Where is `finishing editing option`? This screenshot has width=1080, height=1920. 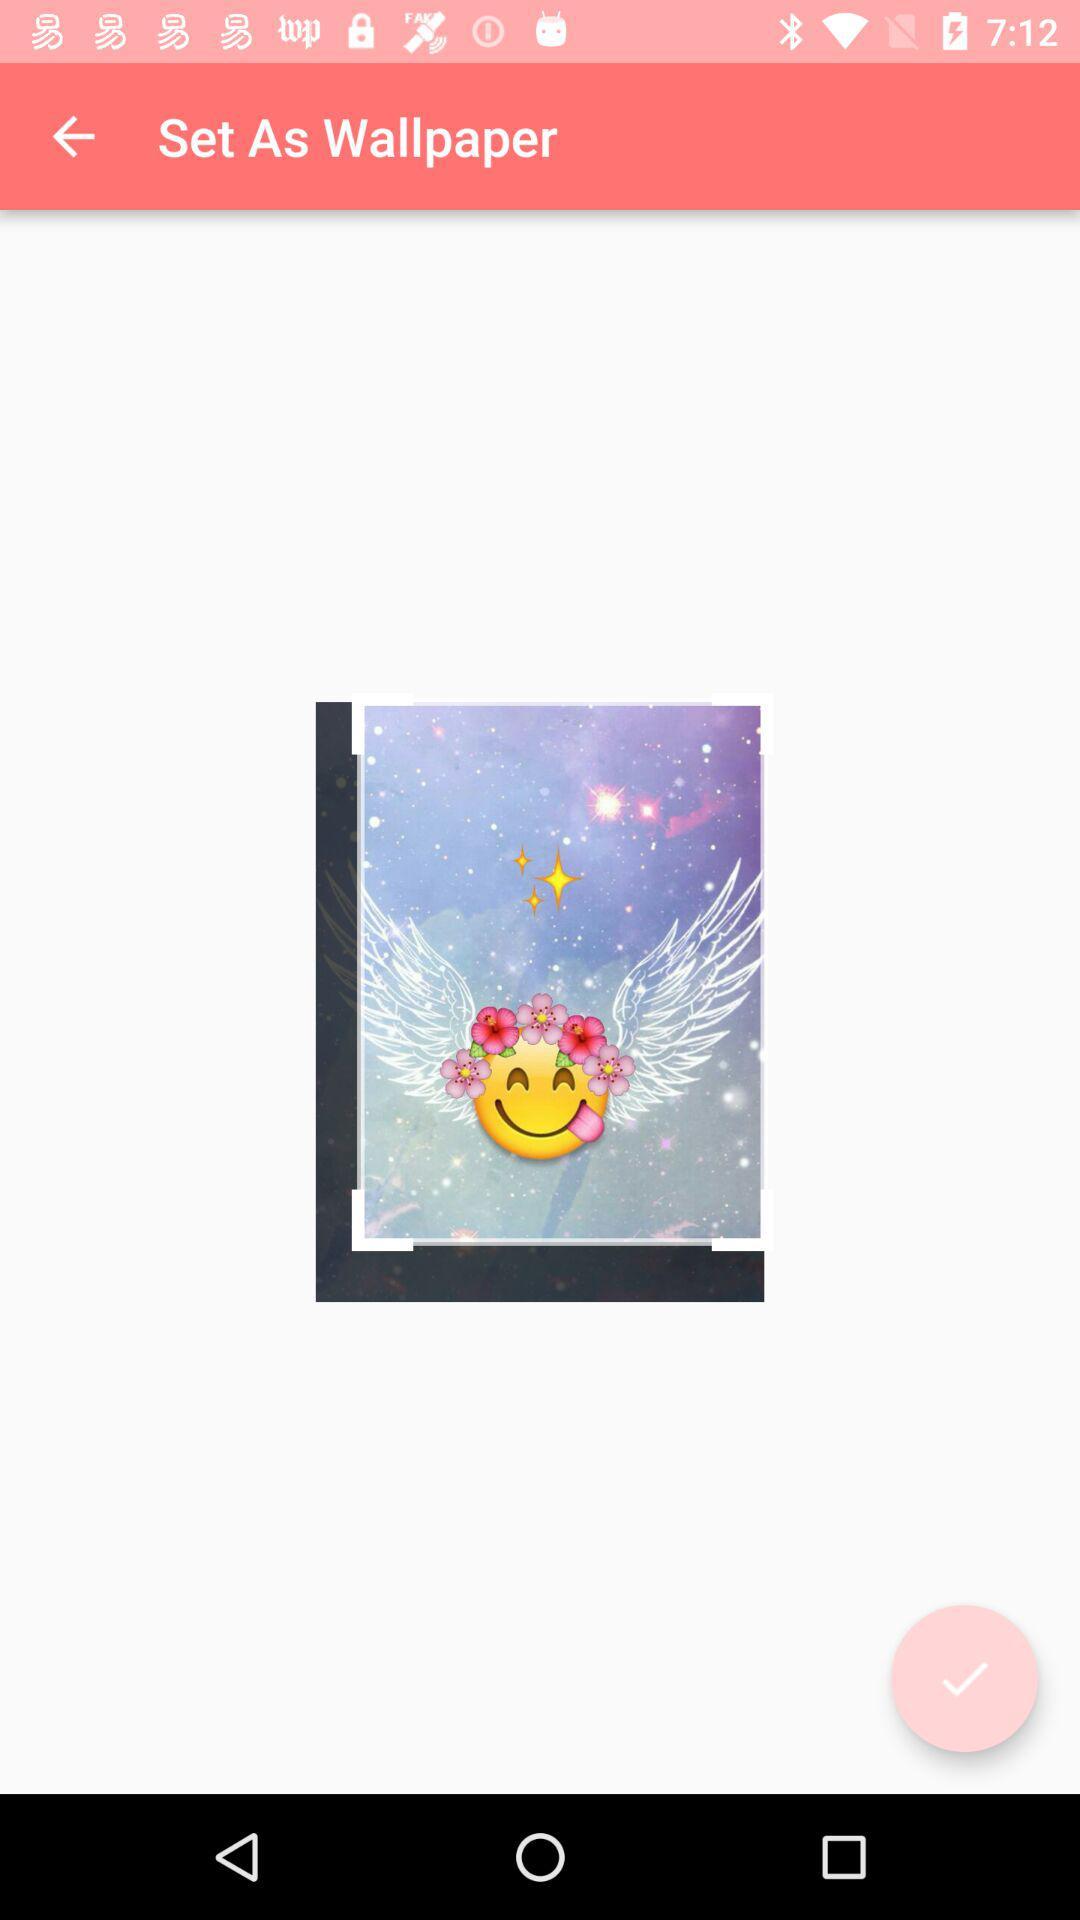 finishing editing option is located at coordinates (963, 1678).